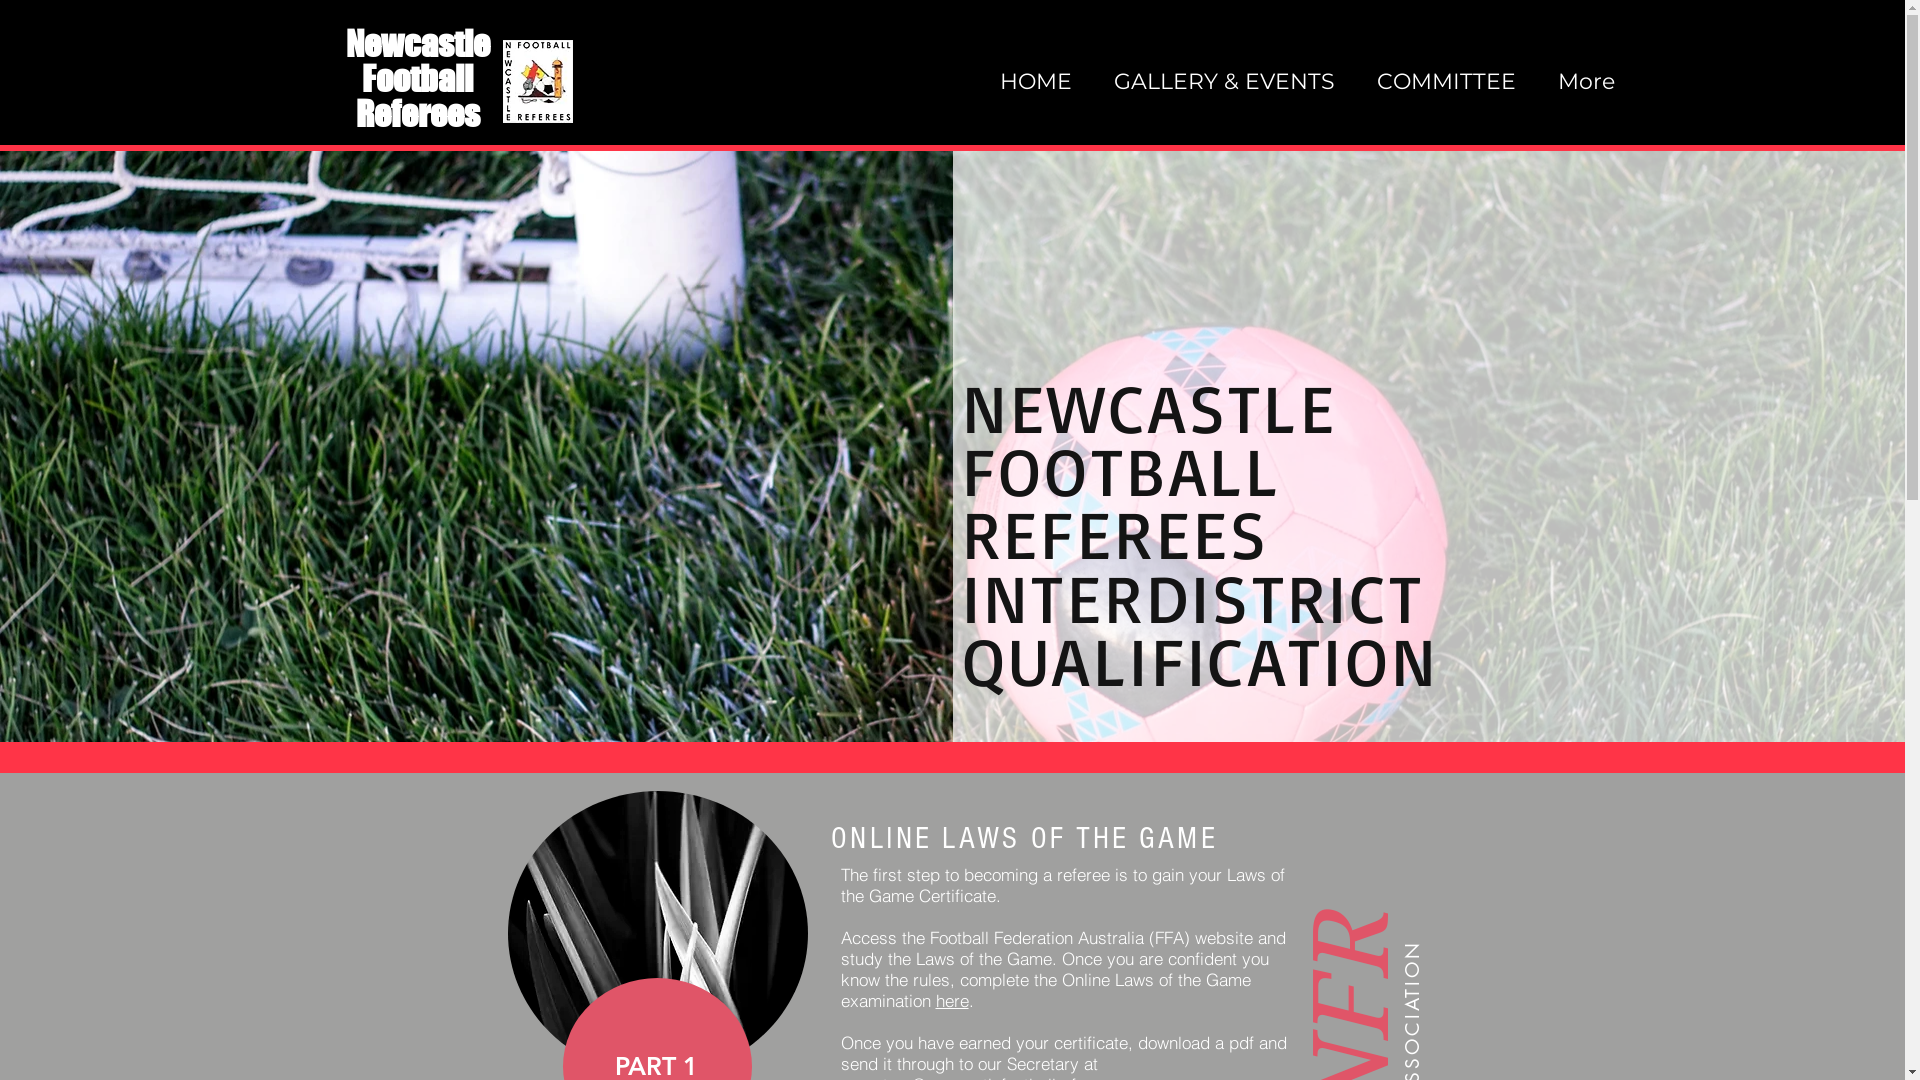 The image size is (1920, 1080). Describe the element at coordinates (1452, 80) in the screenshot. I see `'COMMITTEE'` at that location.